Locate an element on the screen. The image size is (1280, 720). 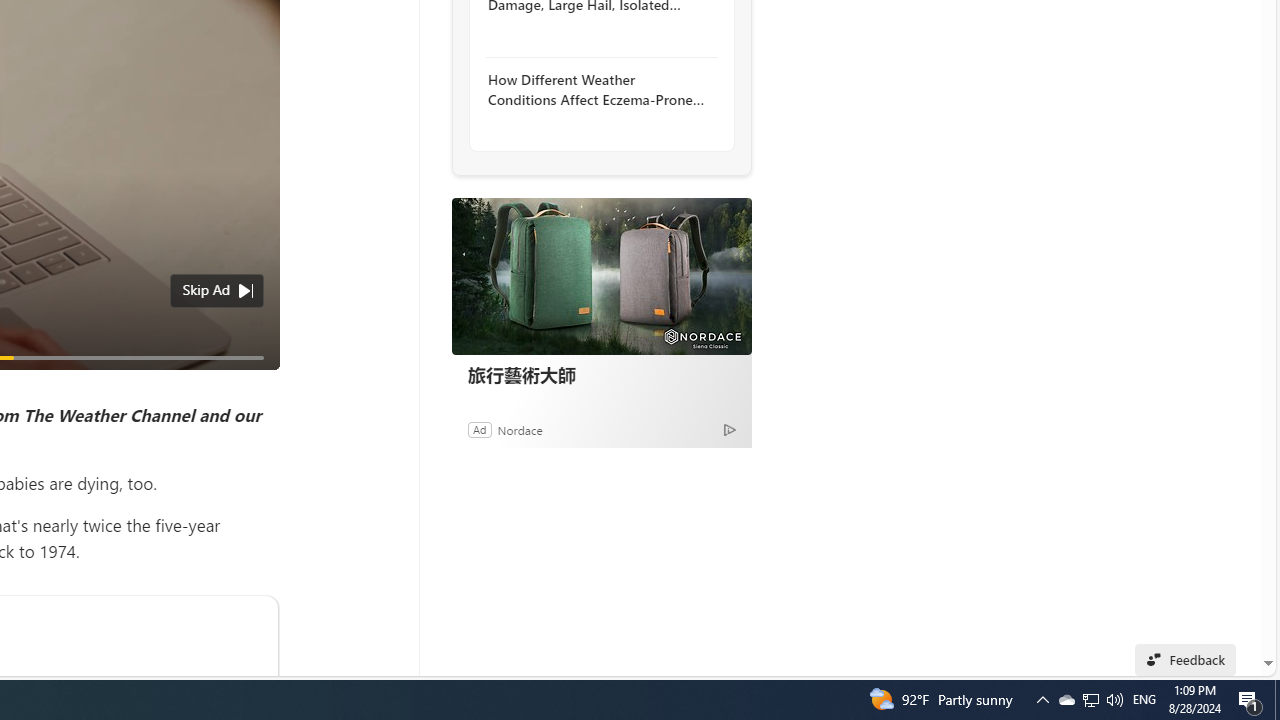
'Nordace' is located at coordinates (519, 428).